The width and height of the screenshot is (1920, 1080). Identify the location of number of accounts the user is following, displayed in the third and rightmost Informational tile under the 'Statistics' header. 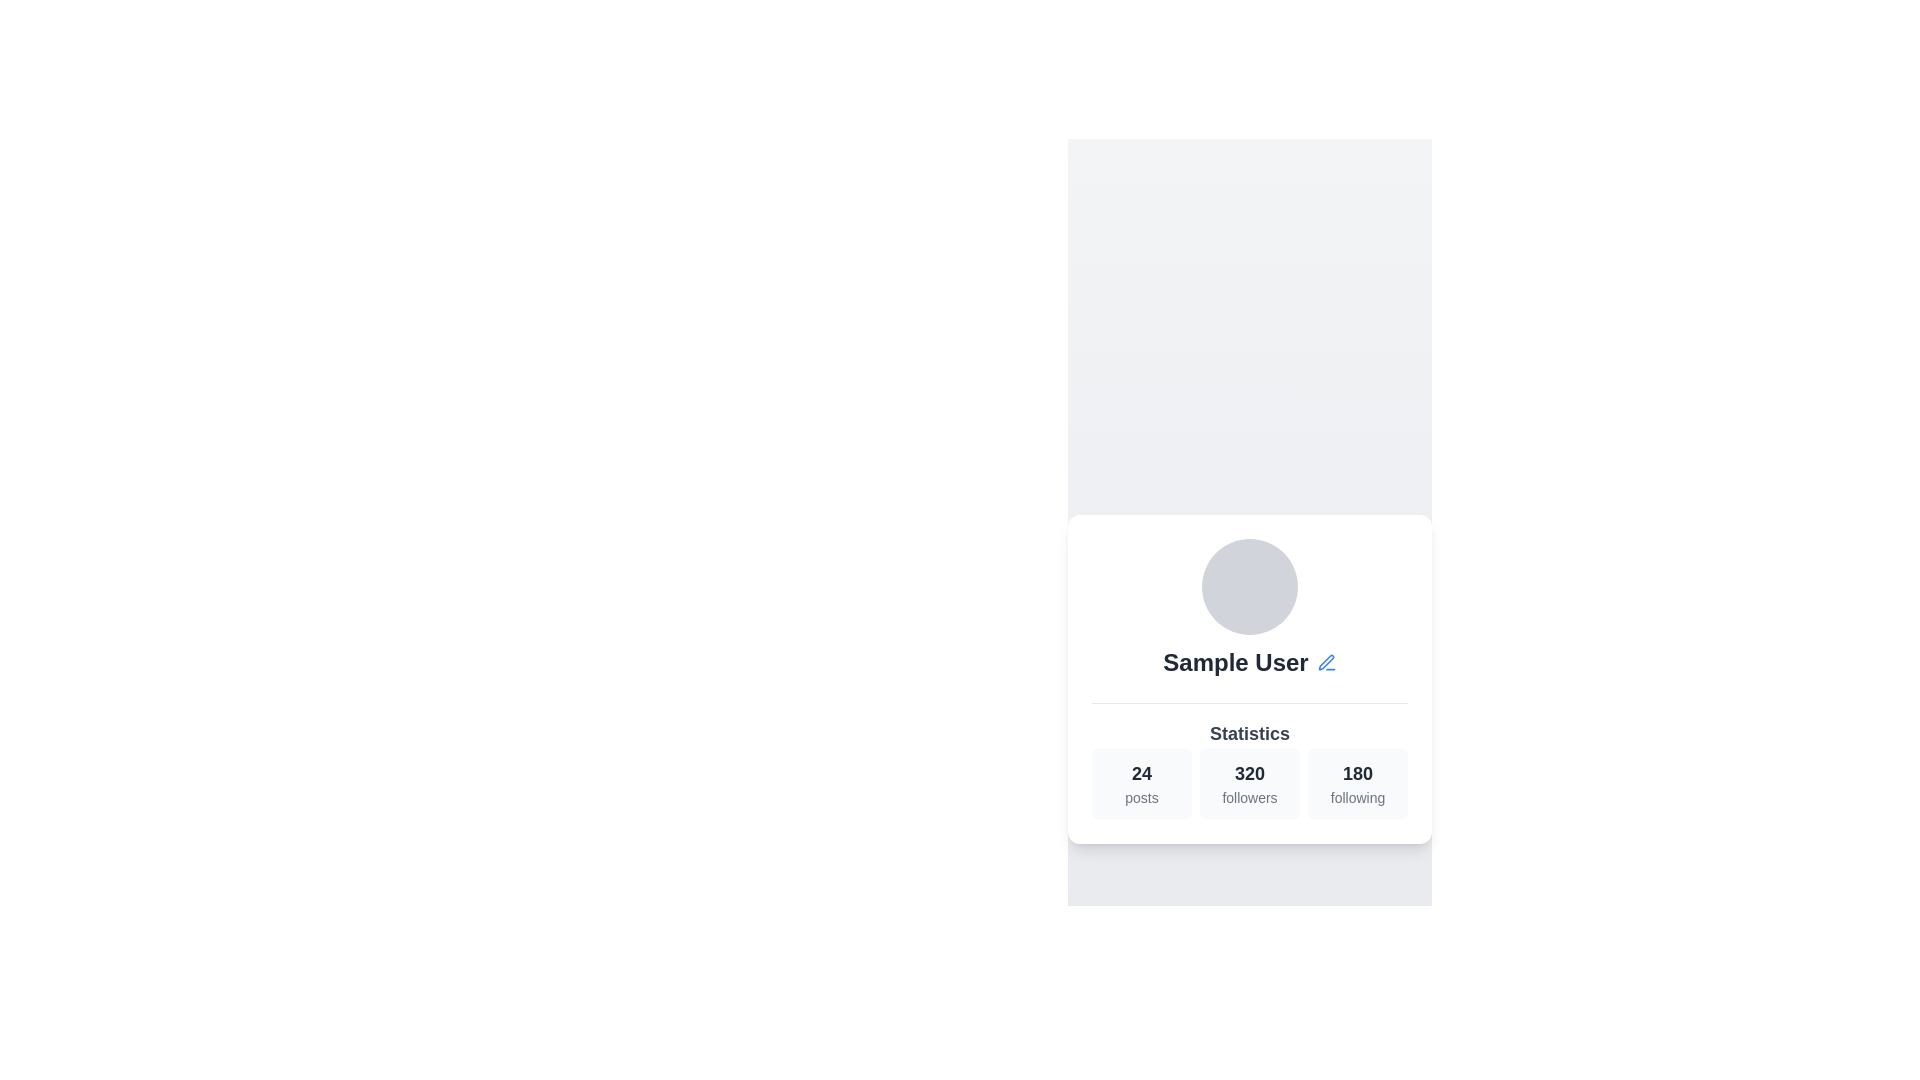
(1358, 782).